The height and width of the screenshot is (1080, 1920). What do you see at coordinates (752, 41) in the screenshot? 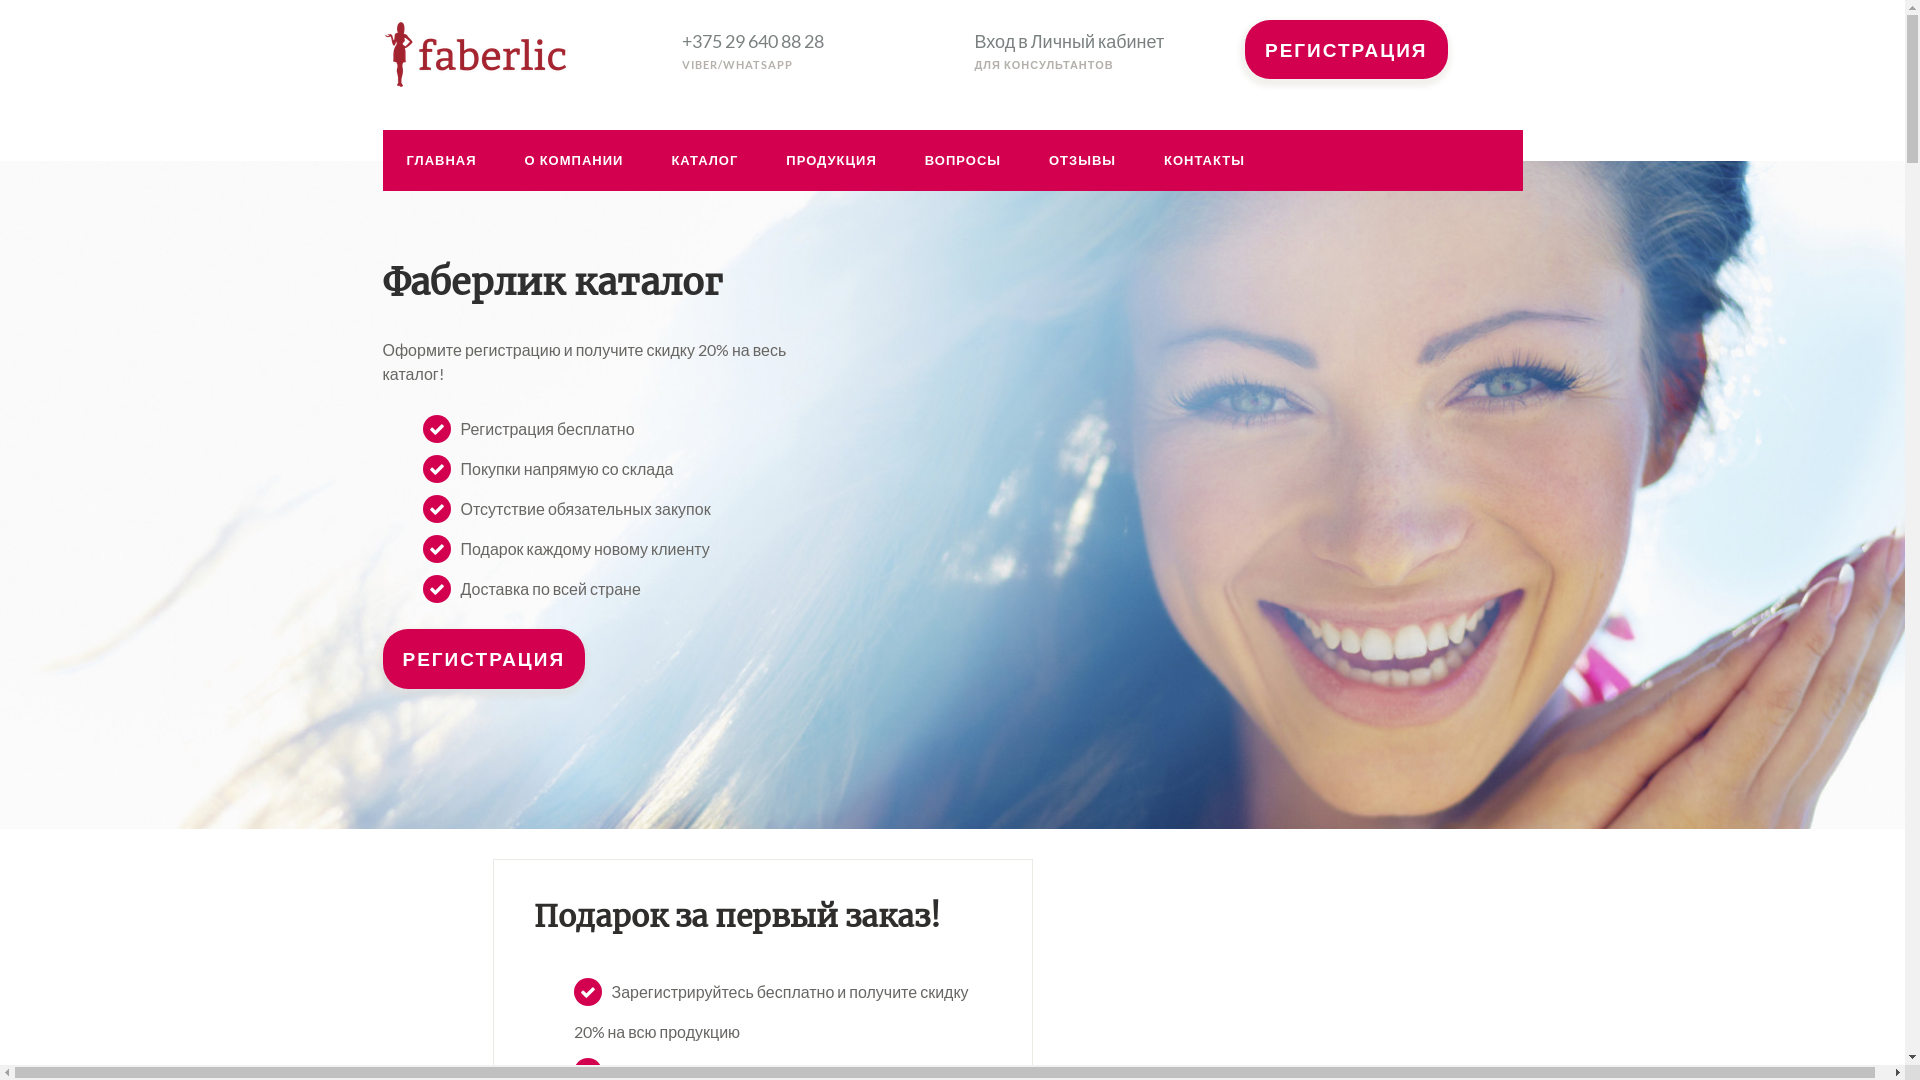
I see `'+375 29 640 88 28'` at bounding box center [752, 41].